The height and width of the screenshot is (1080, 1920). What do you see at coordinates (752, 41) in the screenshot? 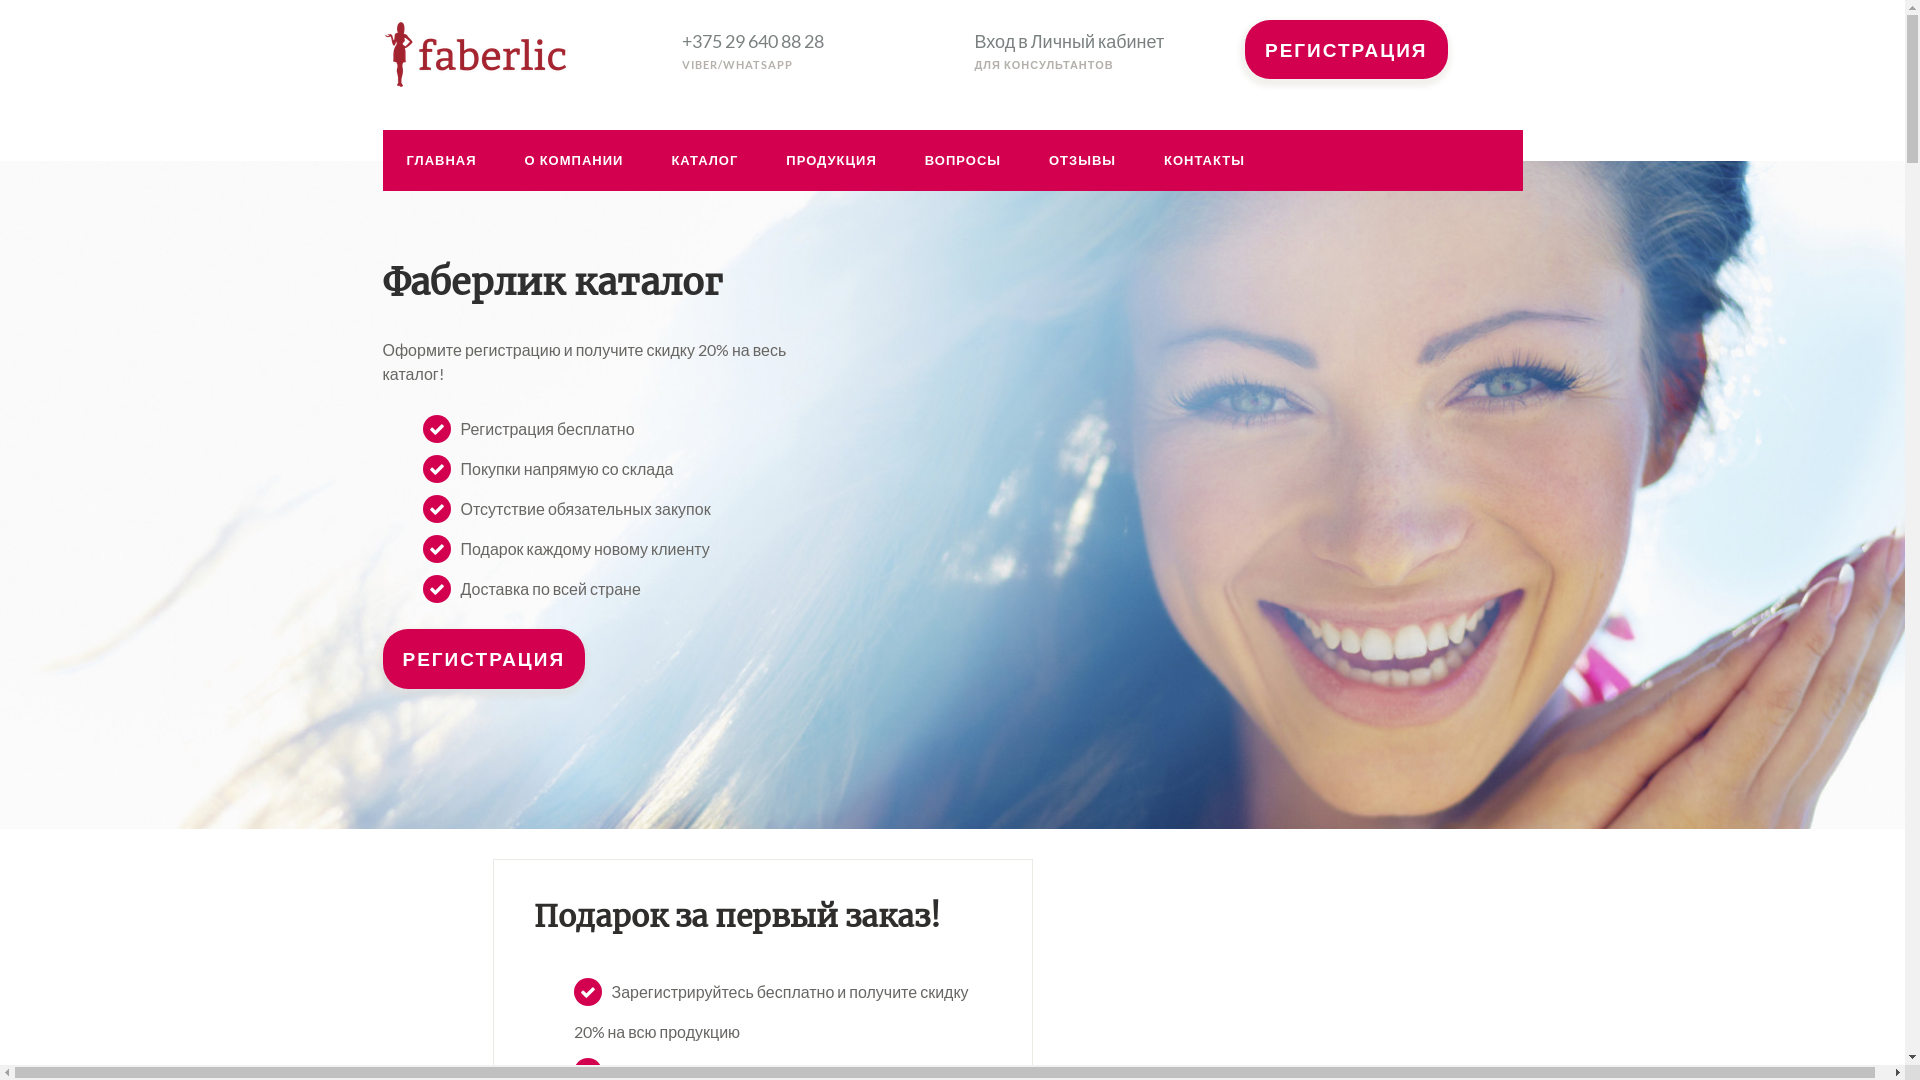
I see `'+375 29 640 88 28'` at bounding box center [752, 41].